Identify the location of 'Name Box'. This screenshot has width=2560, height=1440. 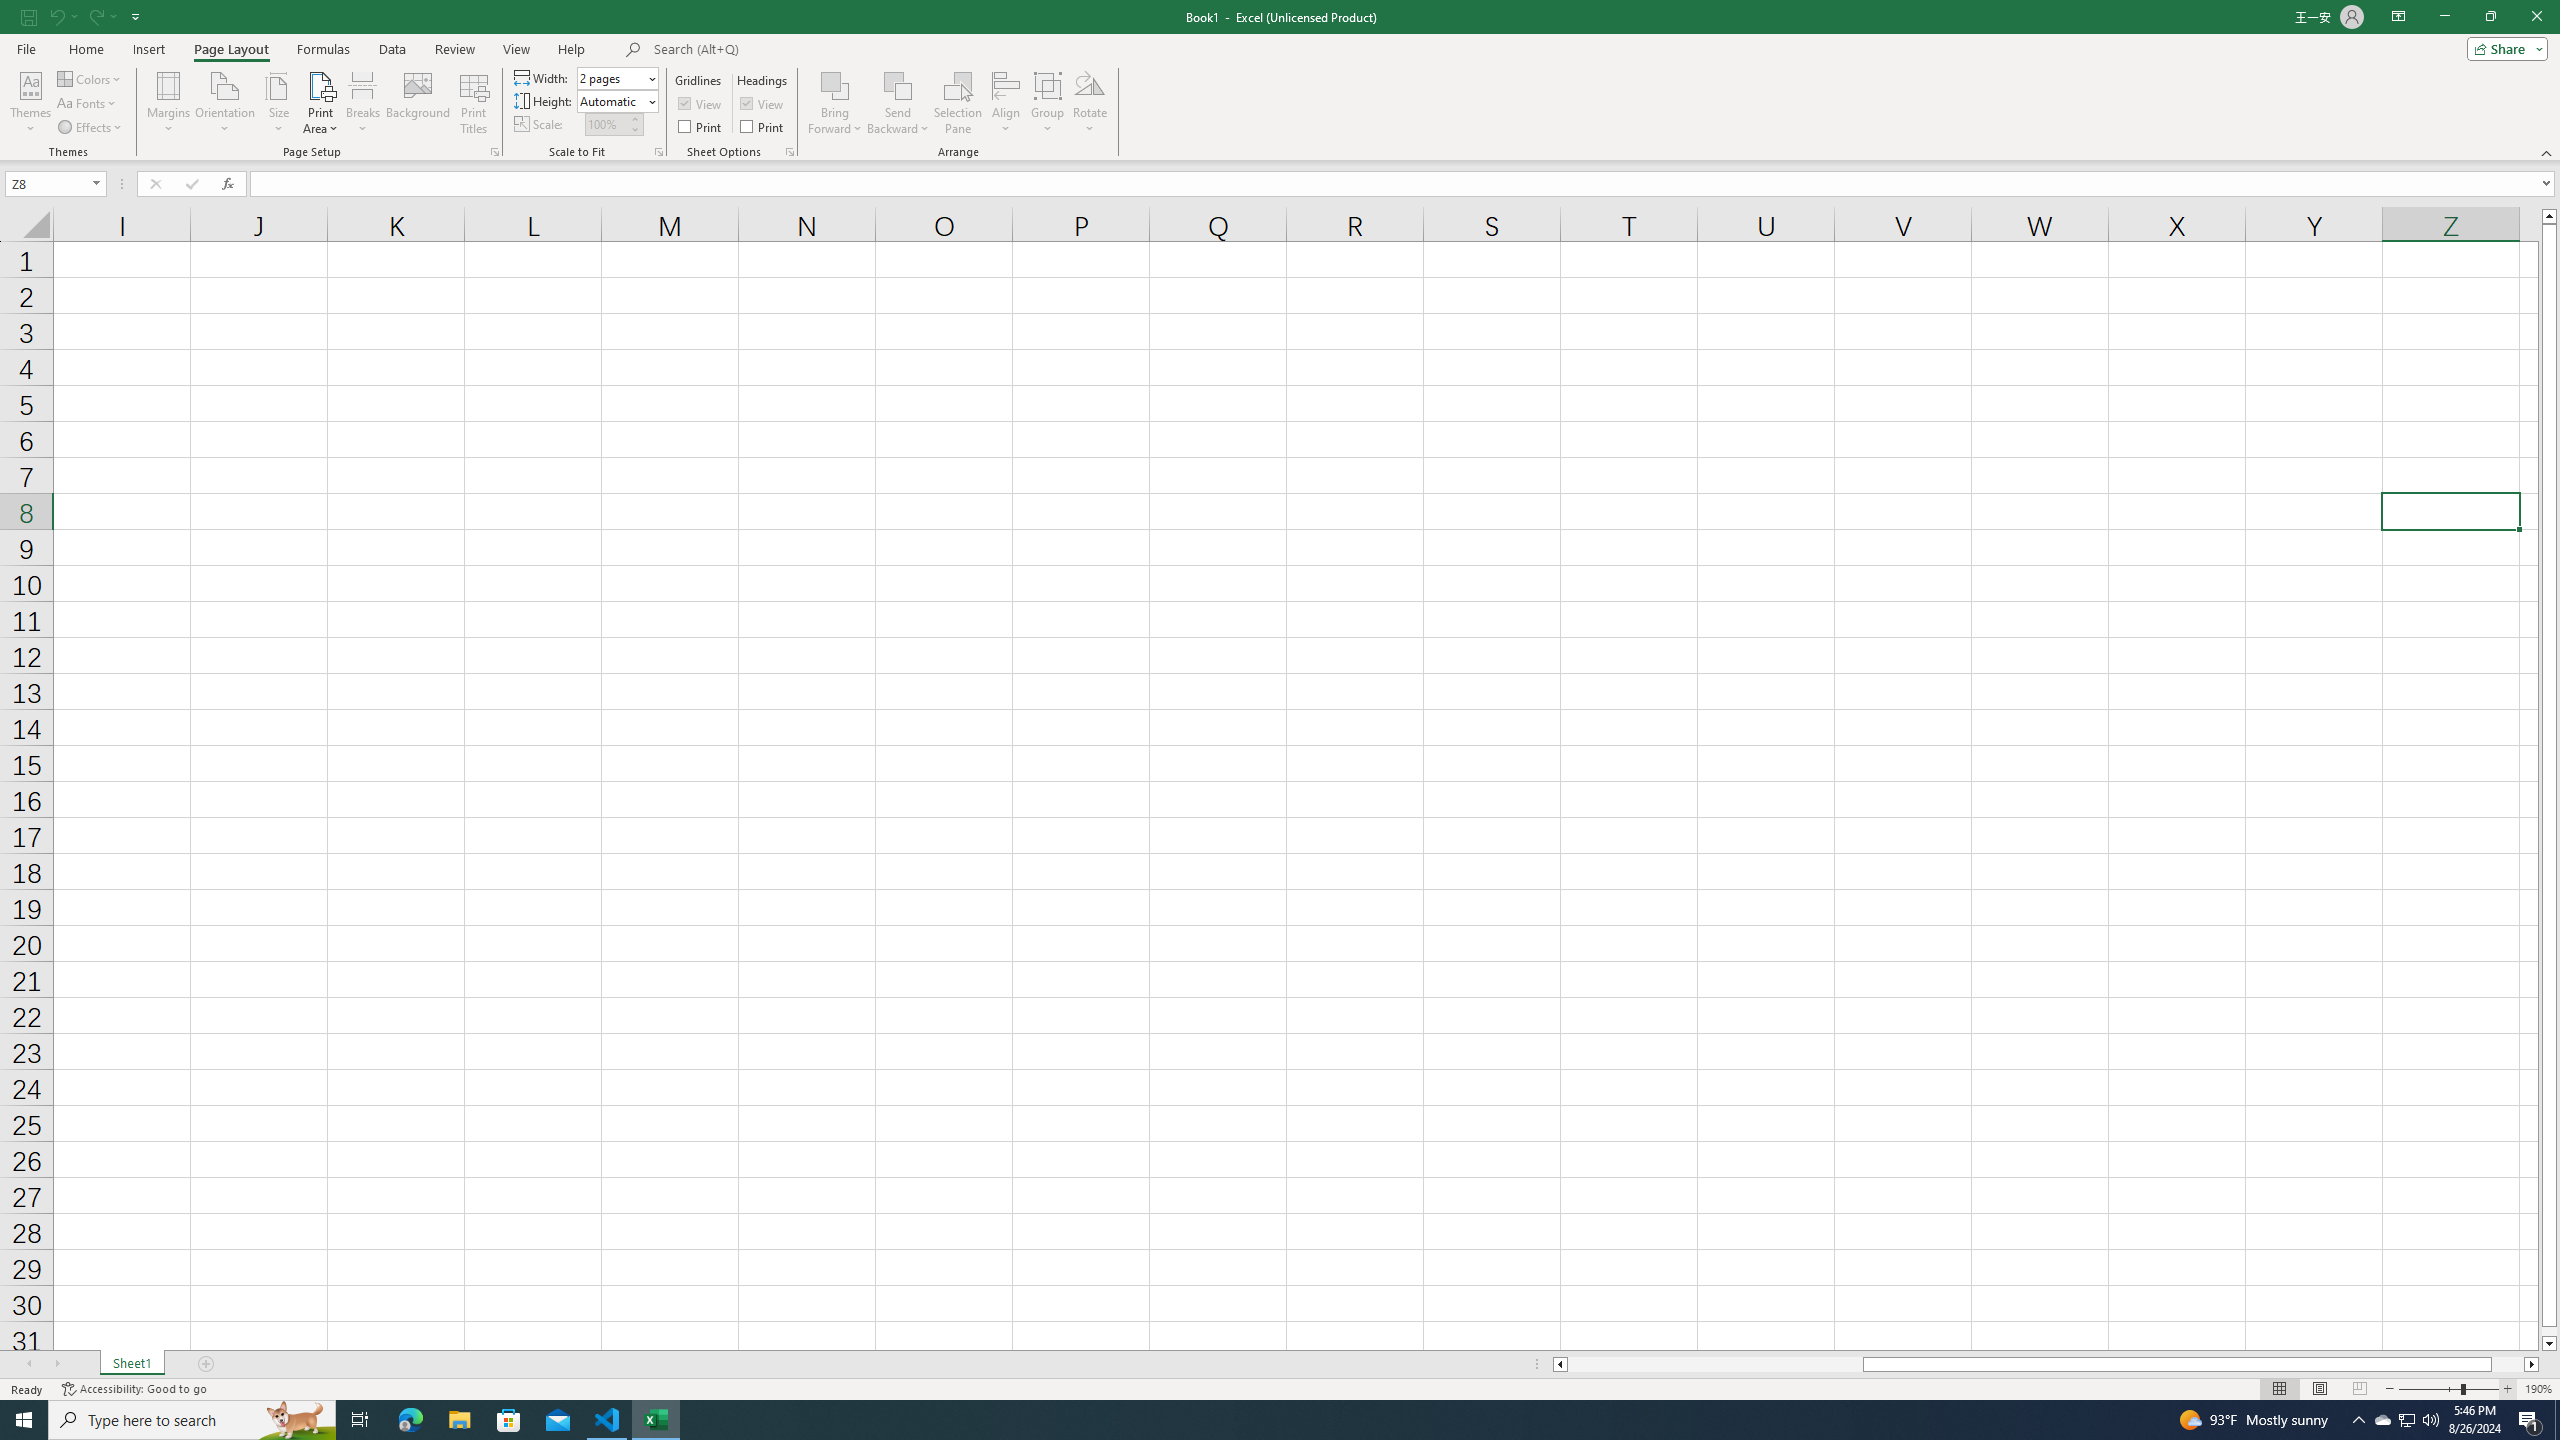
(54, 183).